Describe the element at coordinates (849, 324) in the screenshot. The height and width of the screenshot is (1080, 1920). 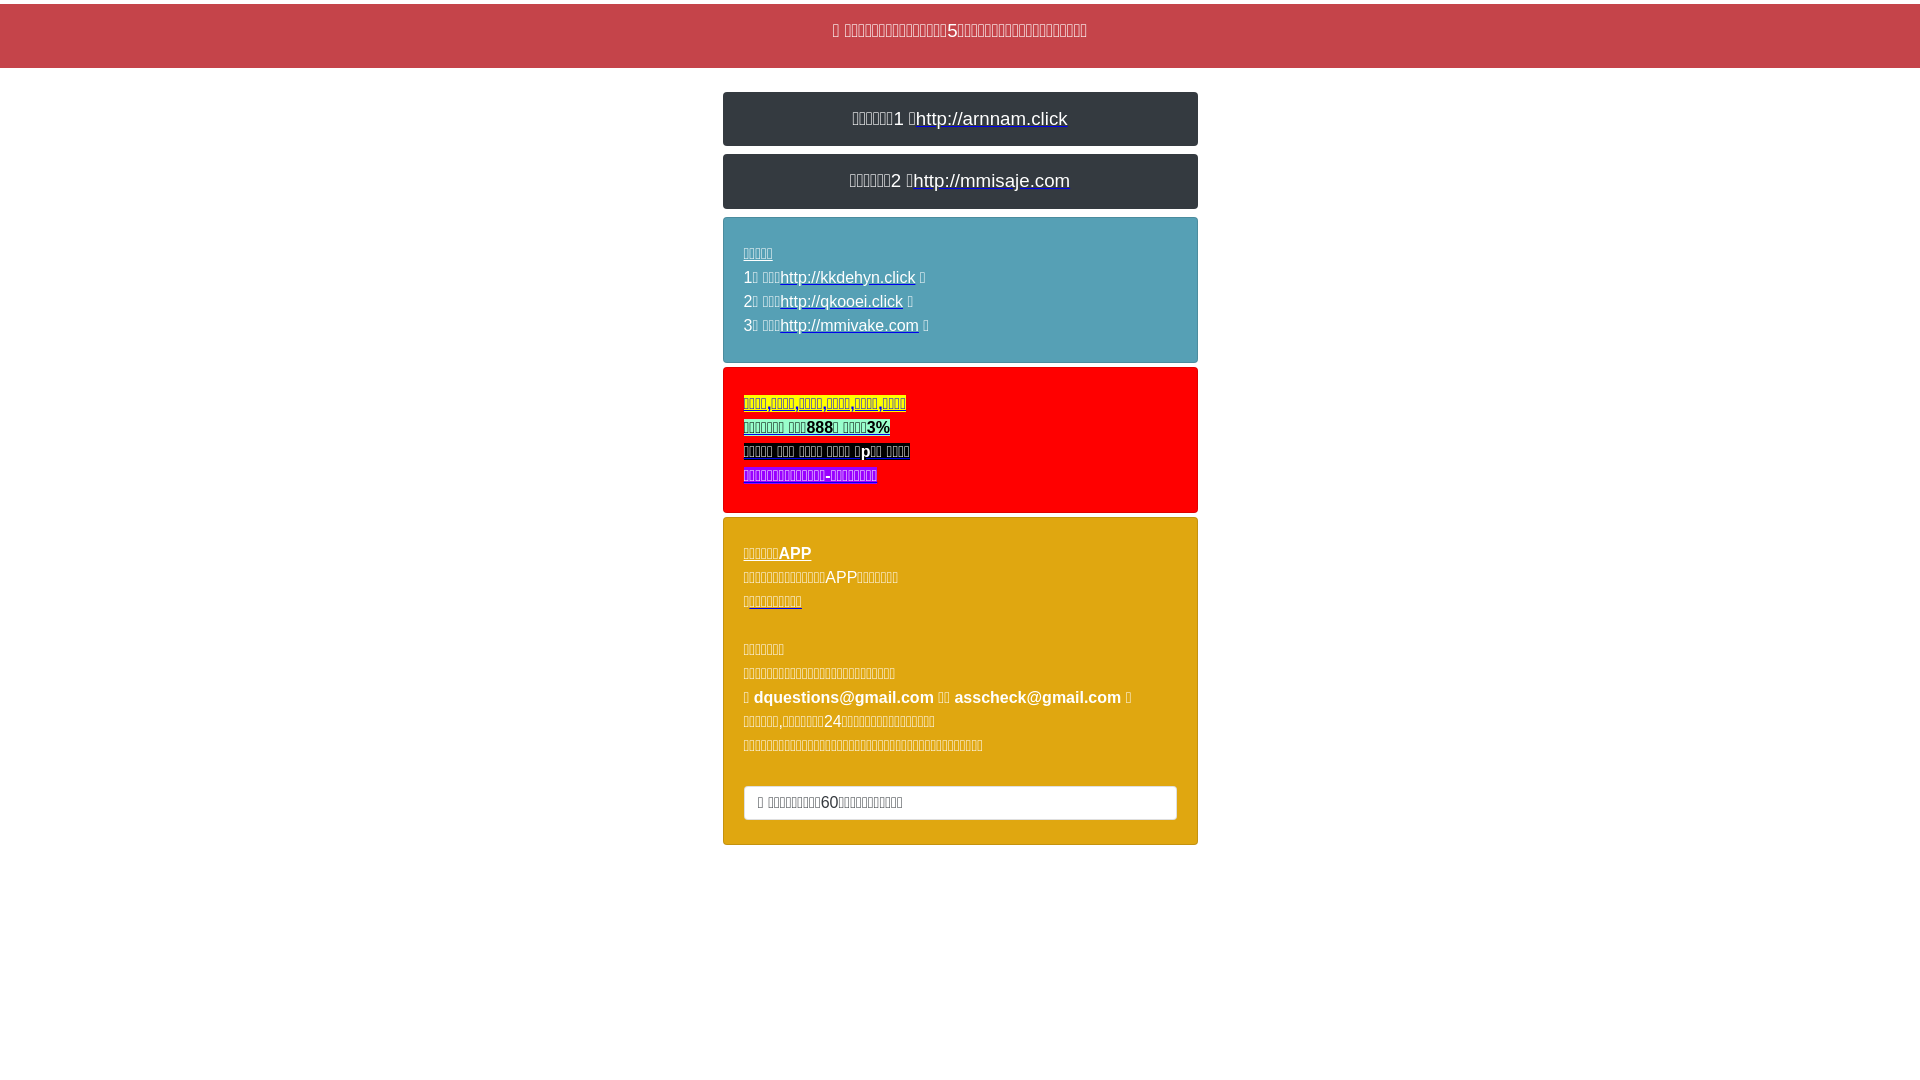
I see `'http://mmivake.com'` at that location.